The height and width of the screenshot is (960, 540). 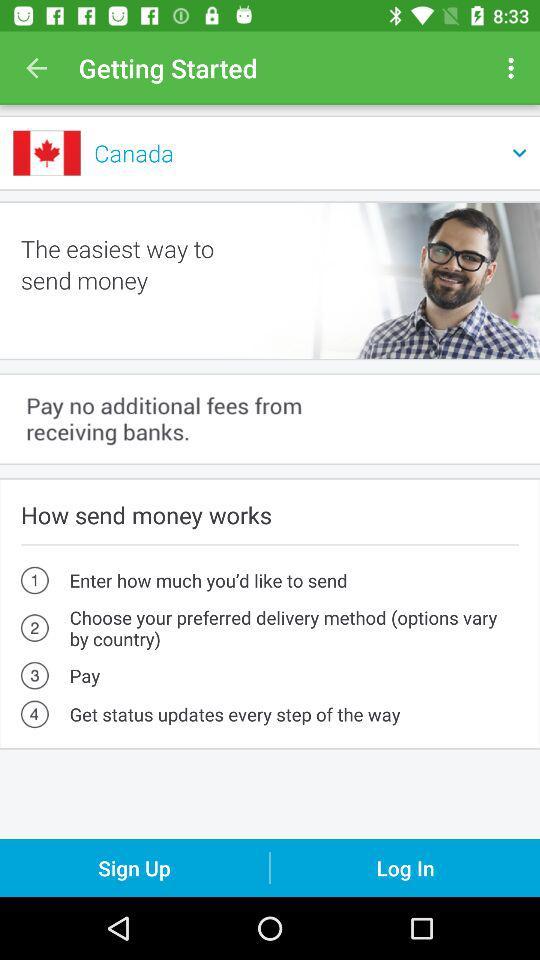 I want to click on icon below the get status updates item, so click(x=134, y=867).